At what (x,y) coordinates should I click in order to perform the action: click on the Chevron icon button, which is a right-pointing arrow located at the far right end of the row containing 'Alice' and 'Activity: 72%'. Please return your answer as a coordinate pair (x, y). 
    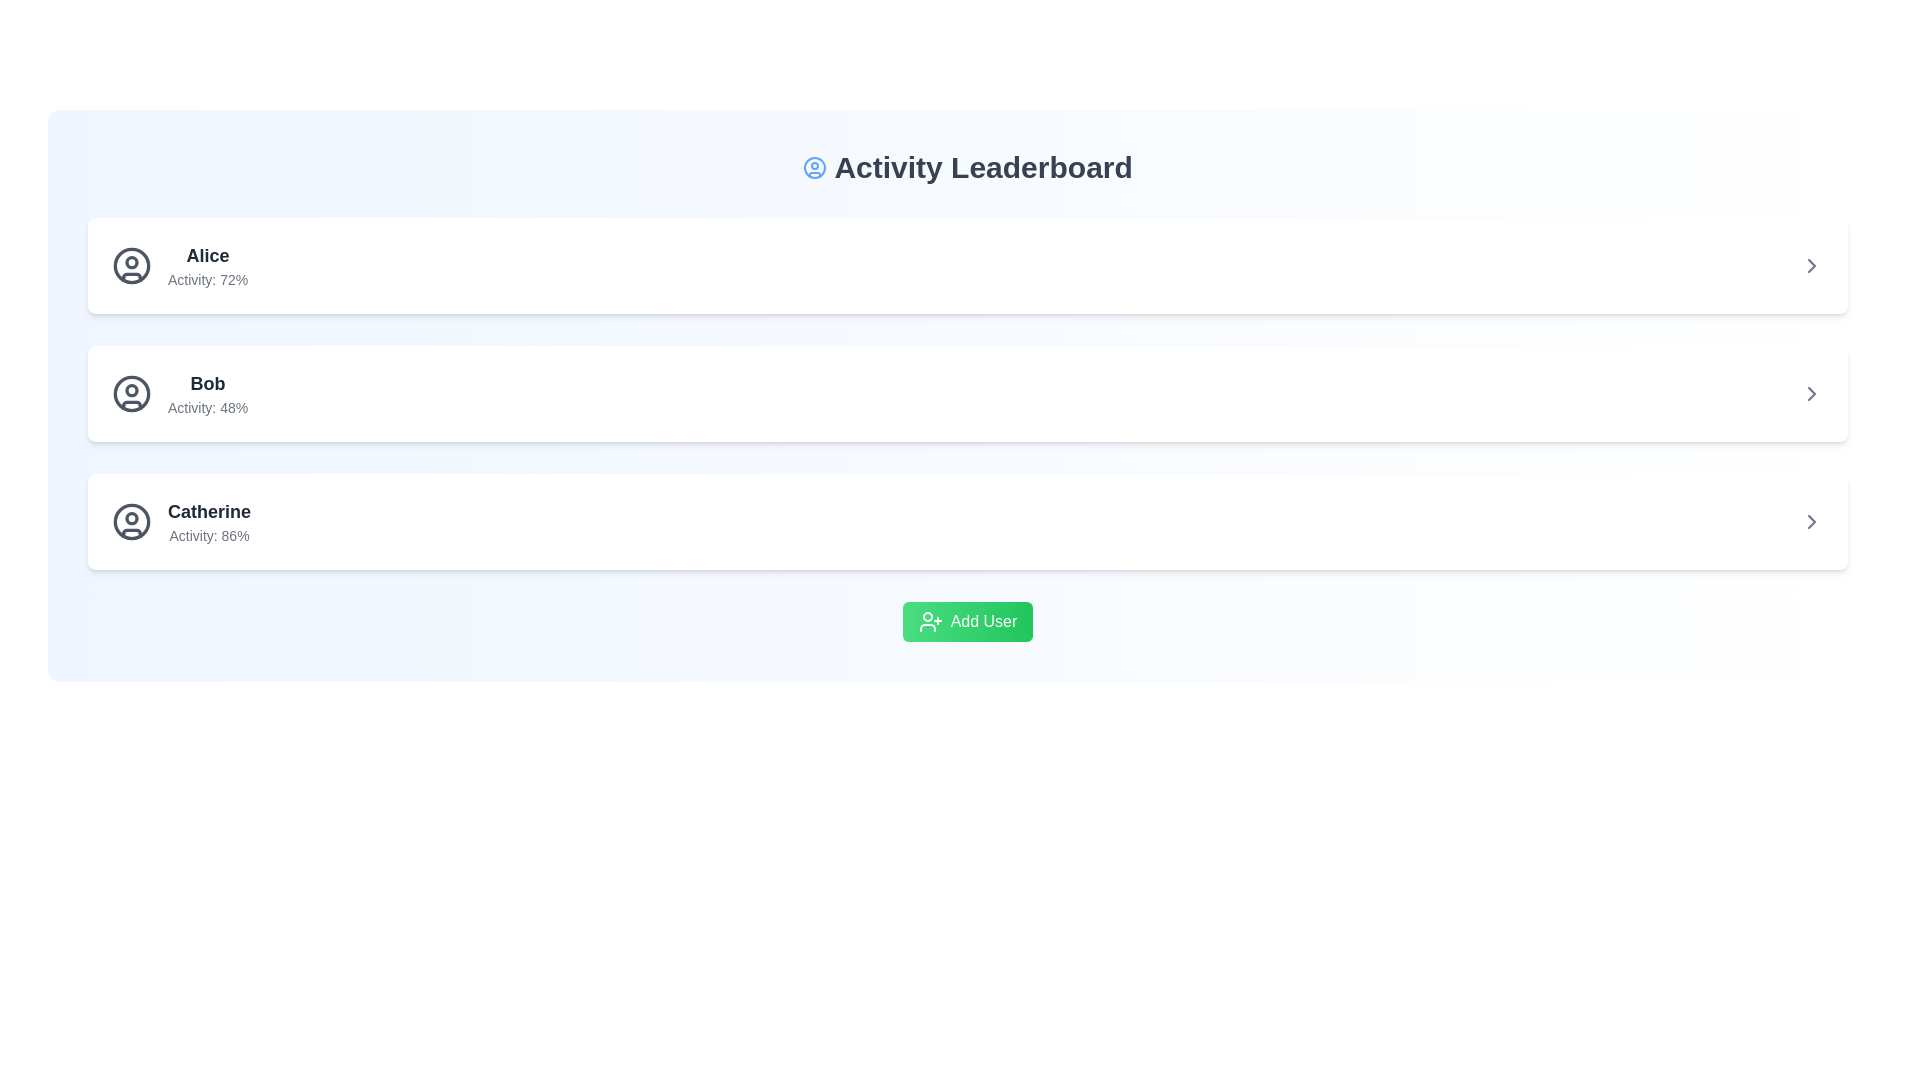
    Looking at the image, I should click on (1811, 265).